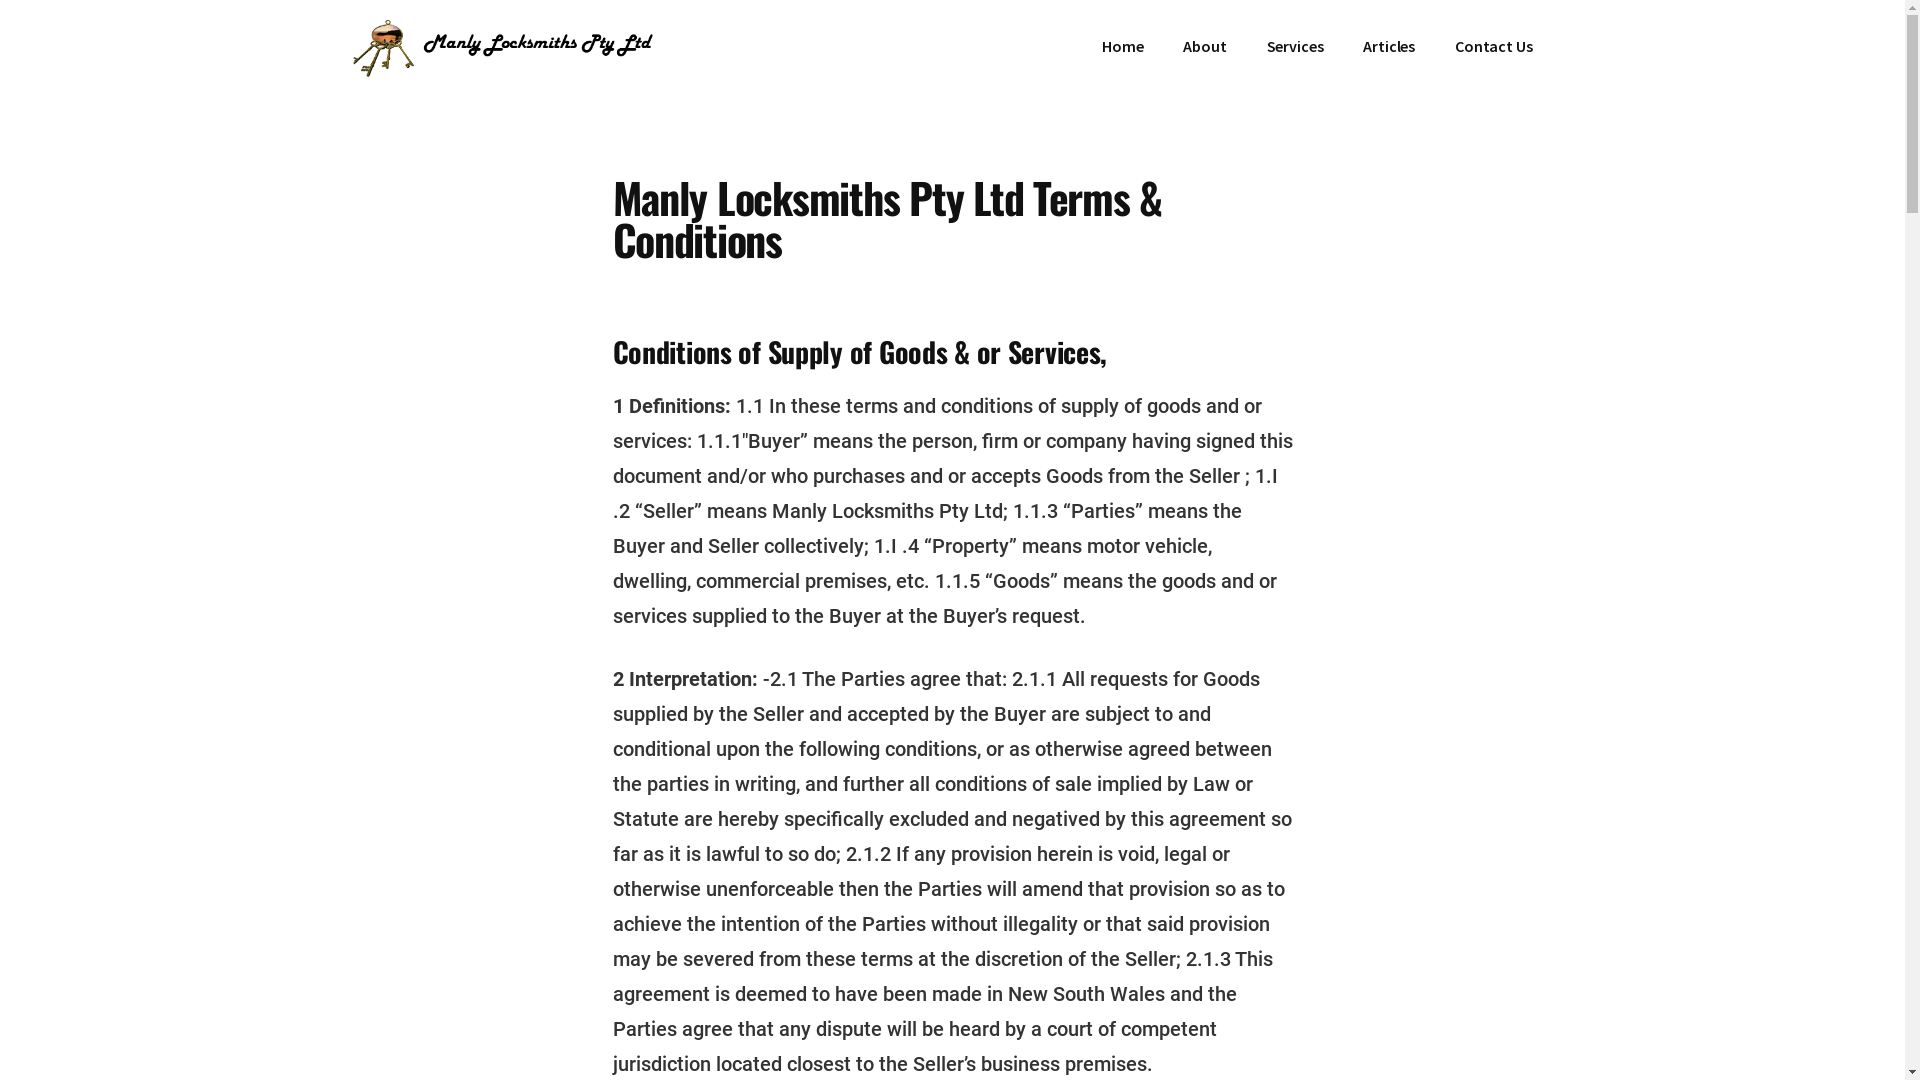 Image resolution: width=1920 pixels, height=1080 pixels. I want to click on 'Services', so click(1246, 45).